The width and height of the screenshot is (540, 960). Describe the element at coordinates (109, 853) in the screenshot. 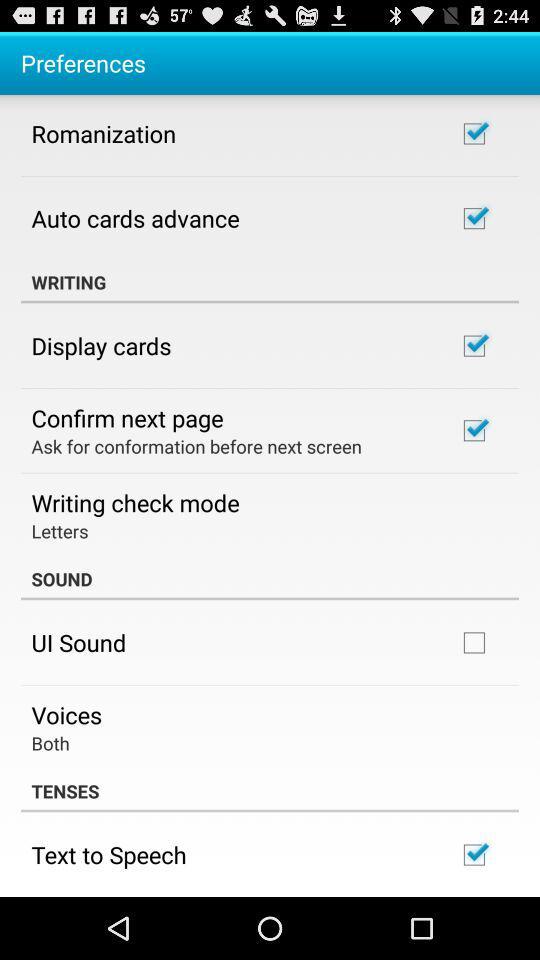

I see `text to speech app` at that location.